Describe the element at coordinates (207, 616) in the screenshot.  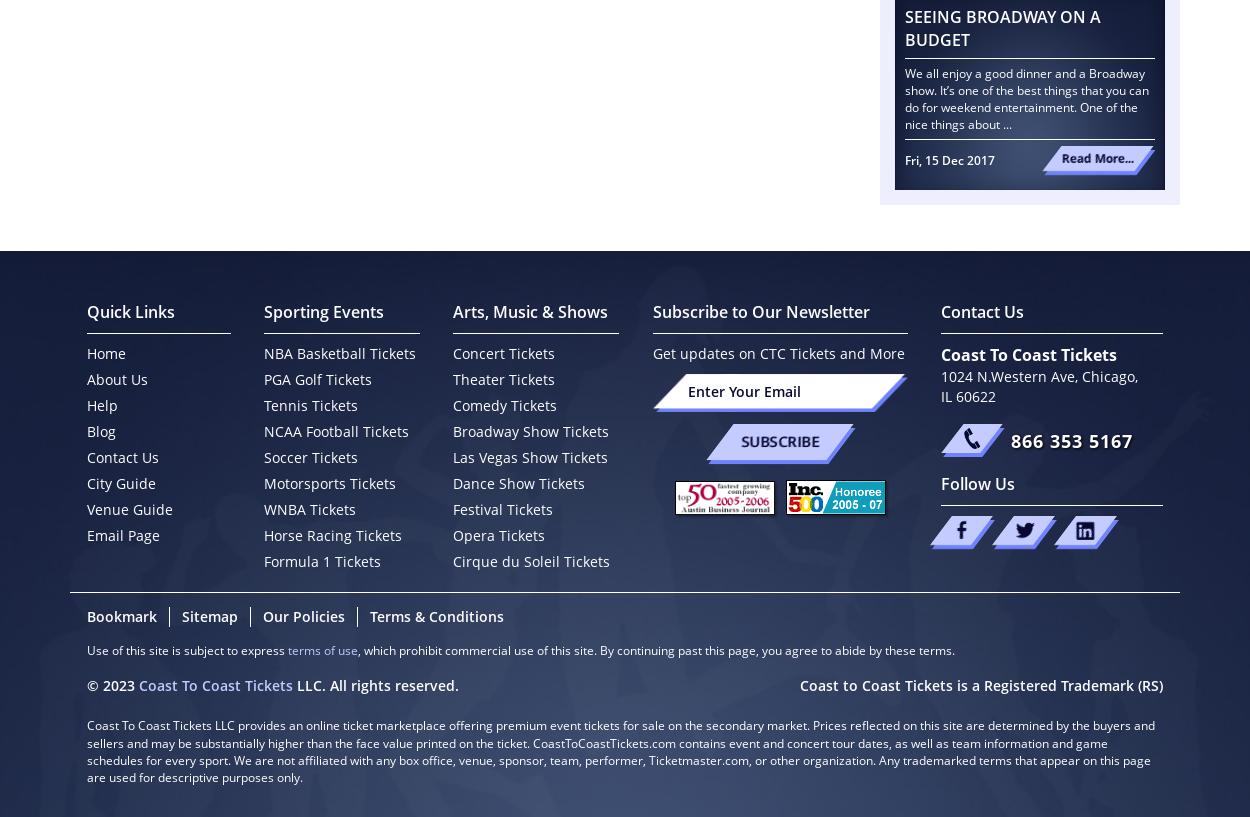
I see `'Sitemap'` at that location.